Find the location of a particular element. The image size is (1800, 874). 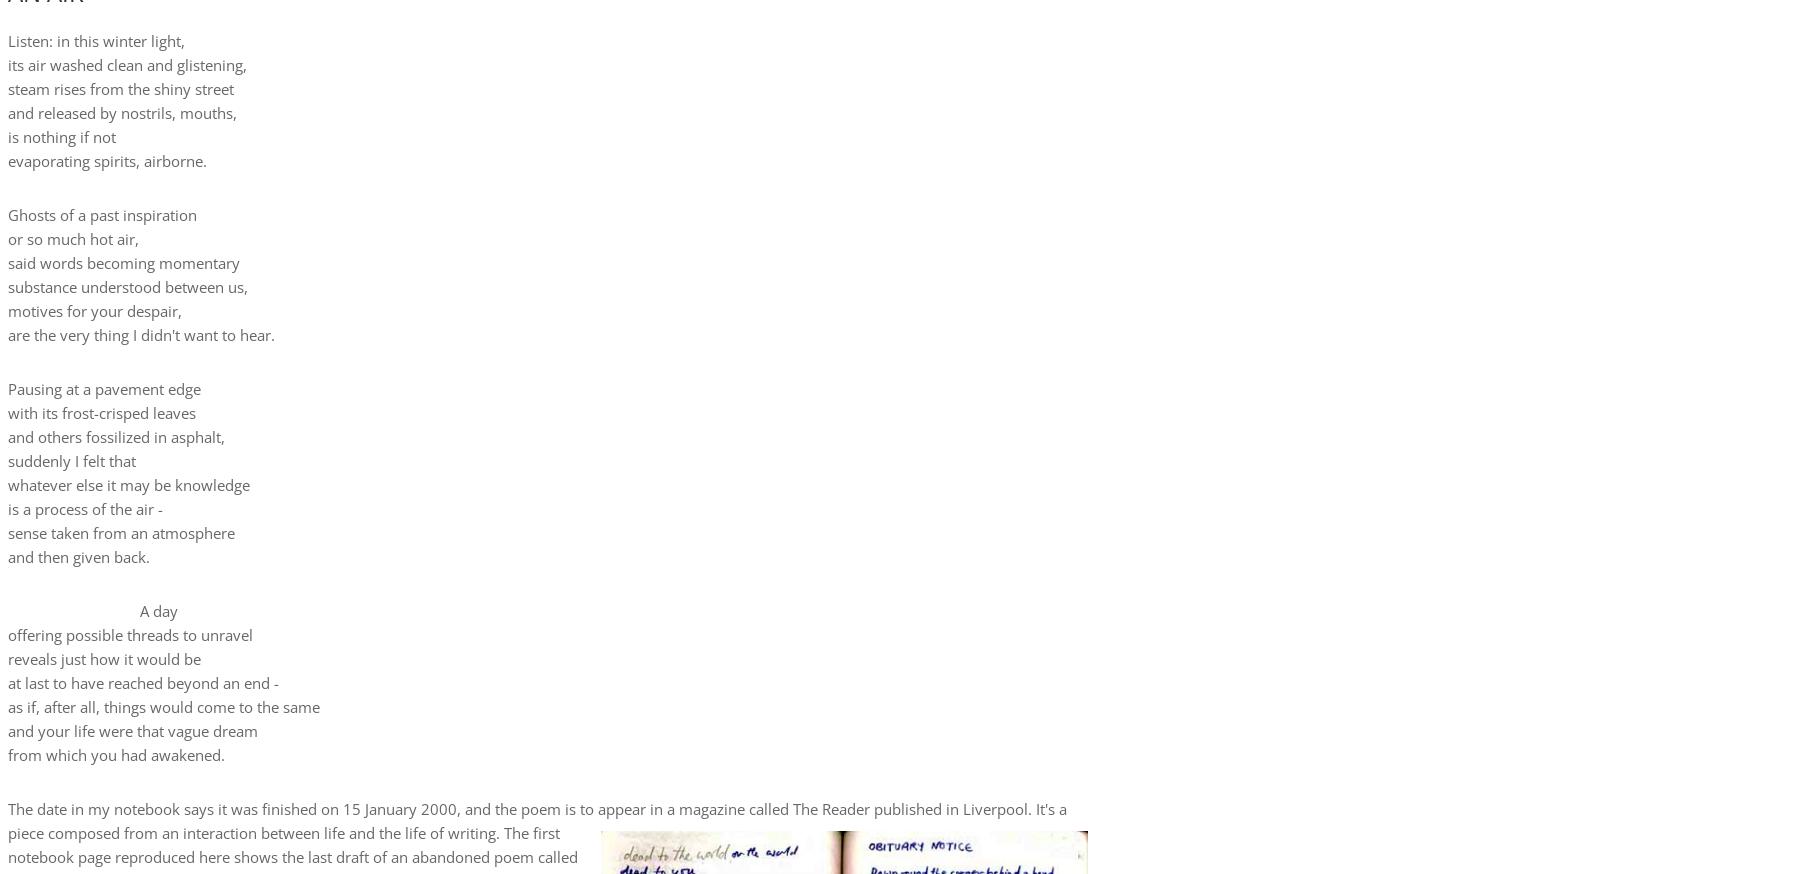

'and your life were that vague dream' is located at coordinates (133, 728).